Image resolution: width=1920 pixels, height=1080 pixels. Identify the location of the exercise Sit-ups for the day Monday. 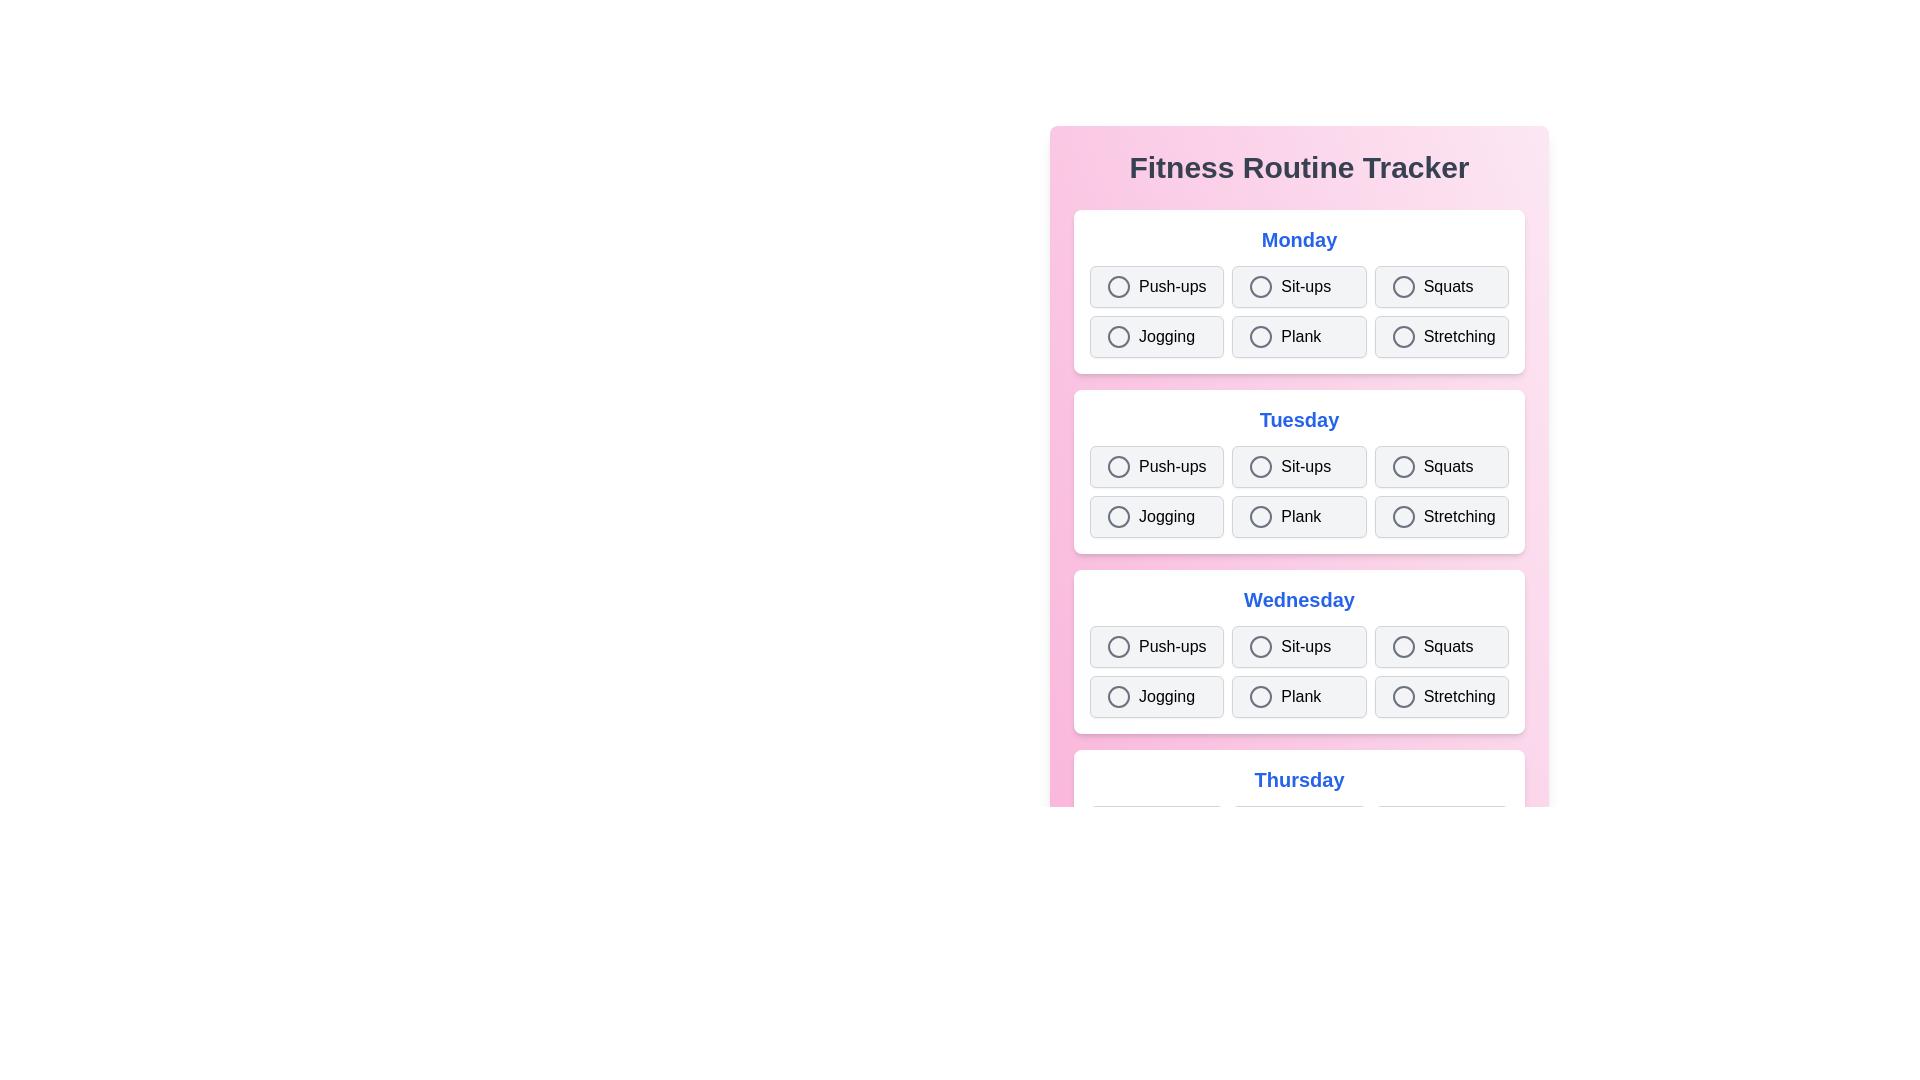
(1299, 286).